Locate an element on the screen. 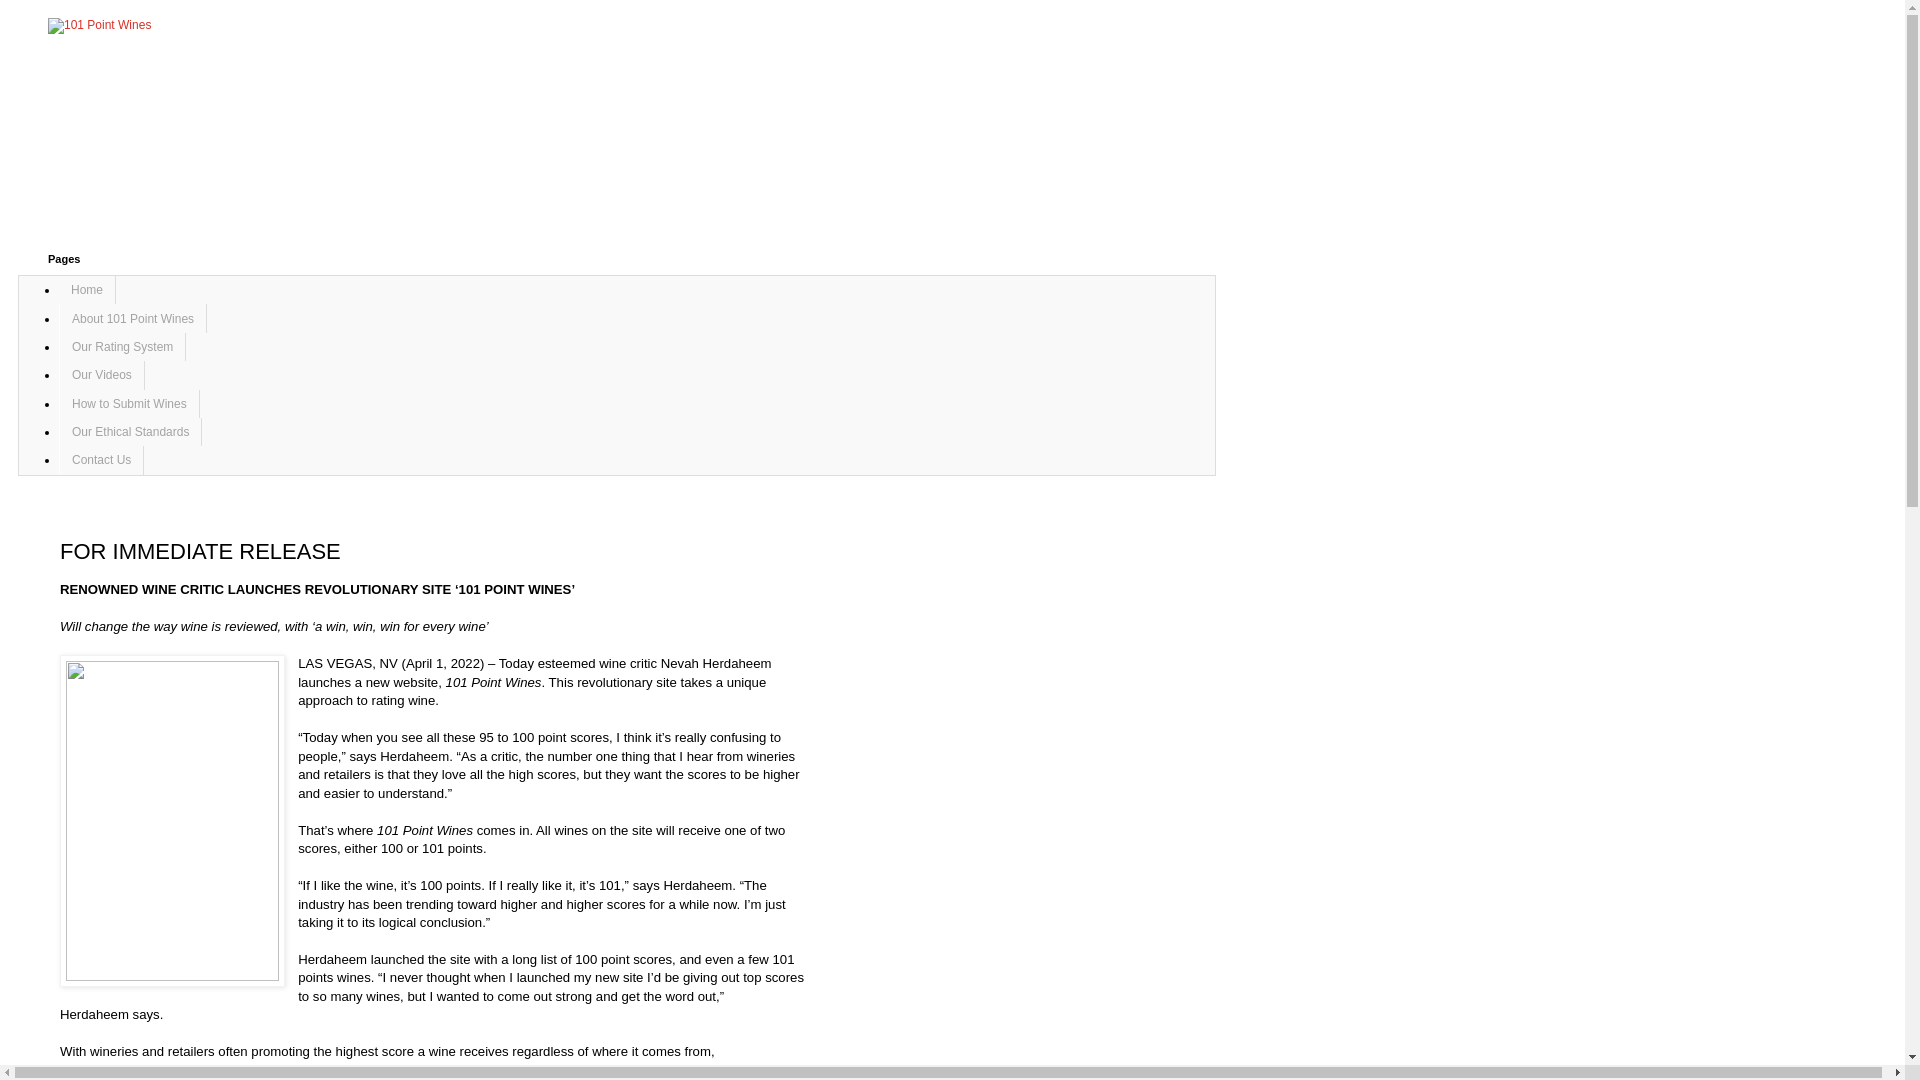 The height and width of the screenshot is (1080, 1920). 'Our Ethical Standards' is located at coordinates (58, 431).